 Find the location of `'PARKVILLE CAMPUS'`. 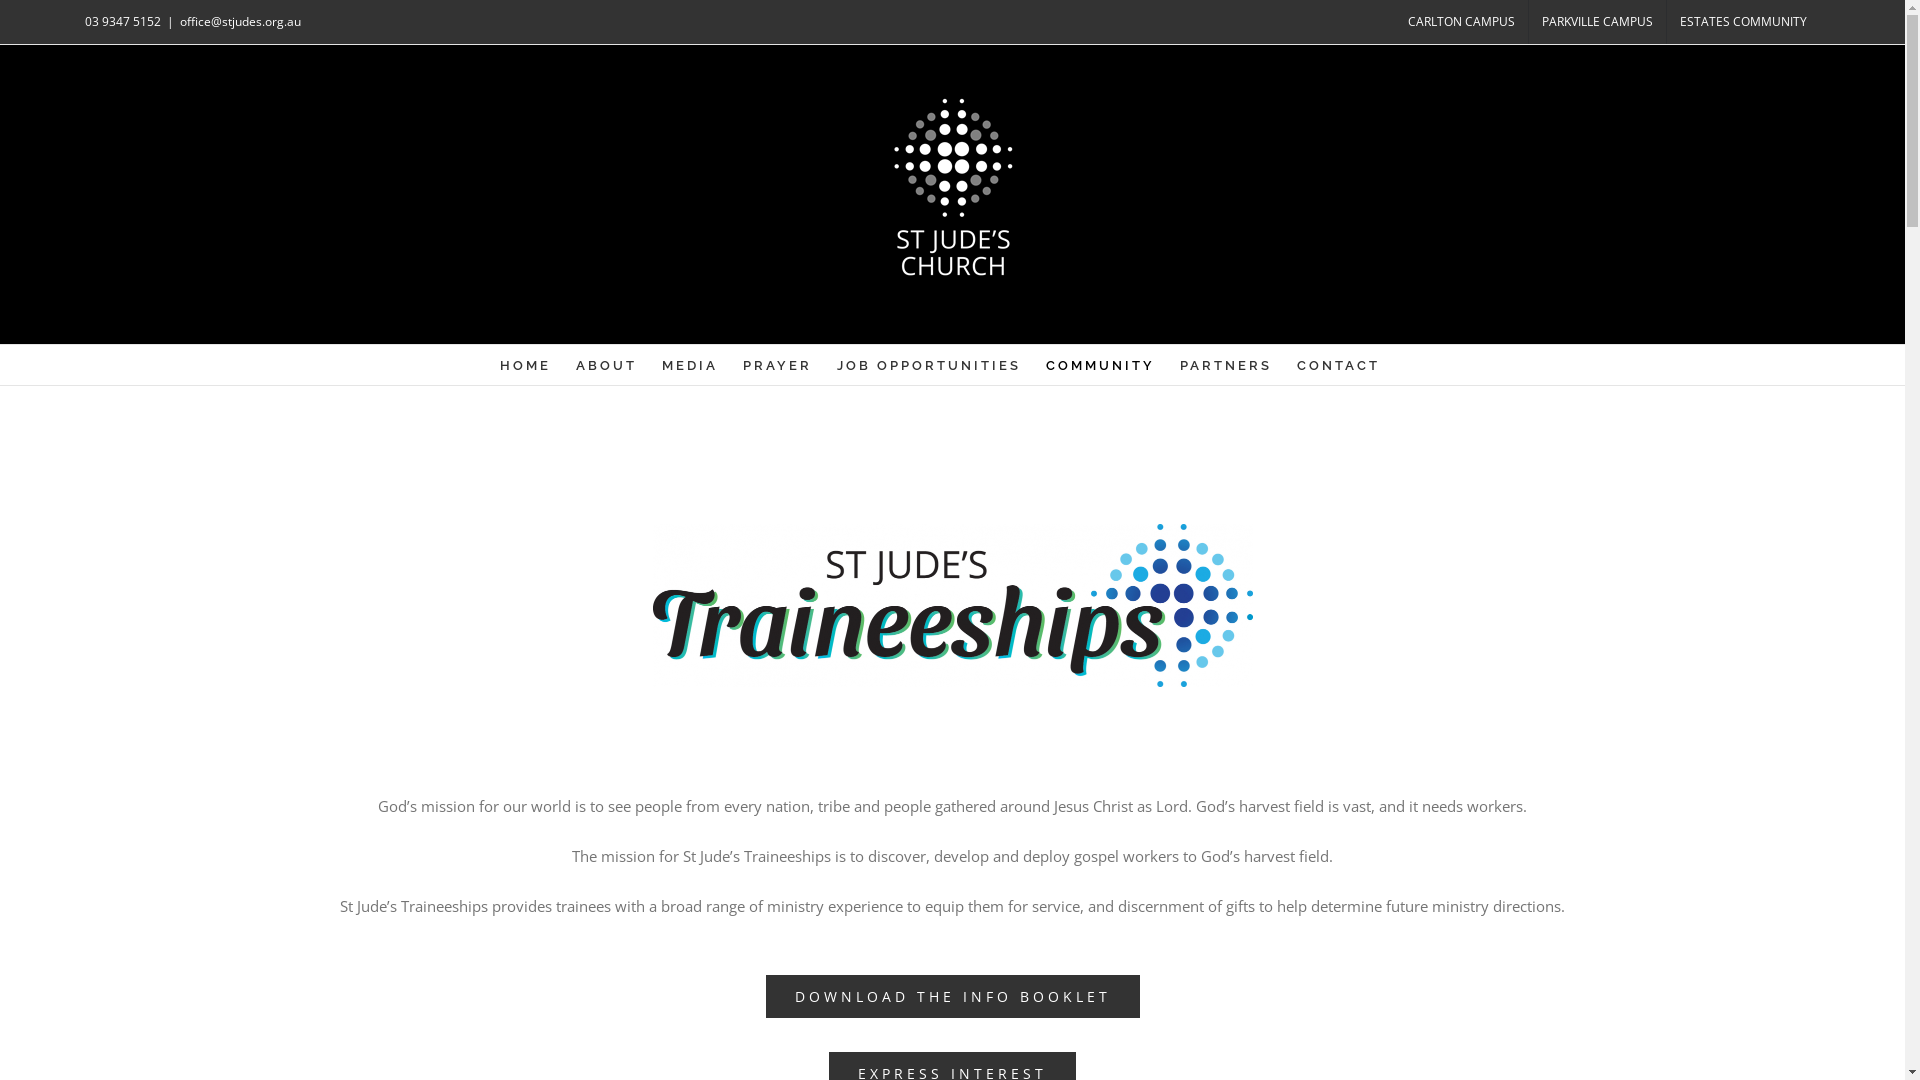

'PARKVILLE CAMPUS' is located at coordinates (1596, 22).